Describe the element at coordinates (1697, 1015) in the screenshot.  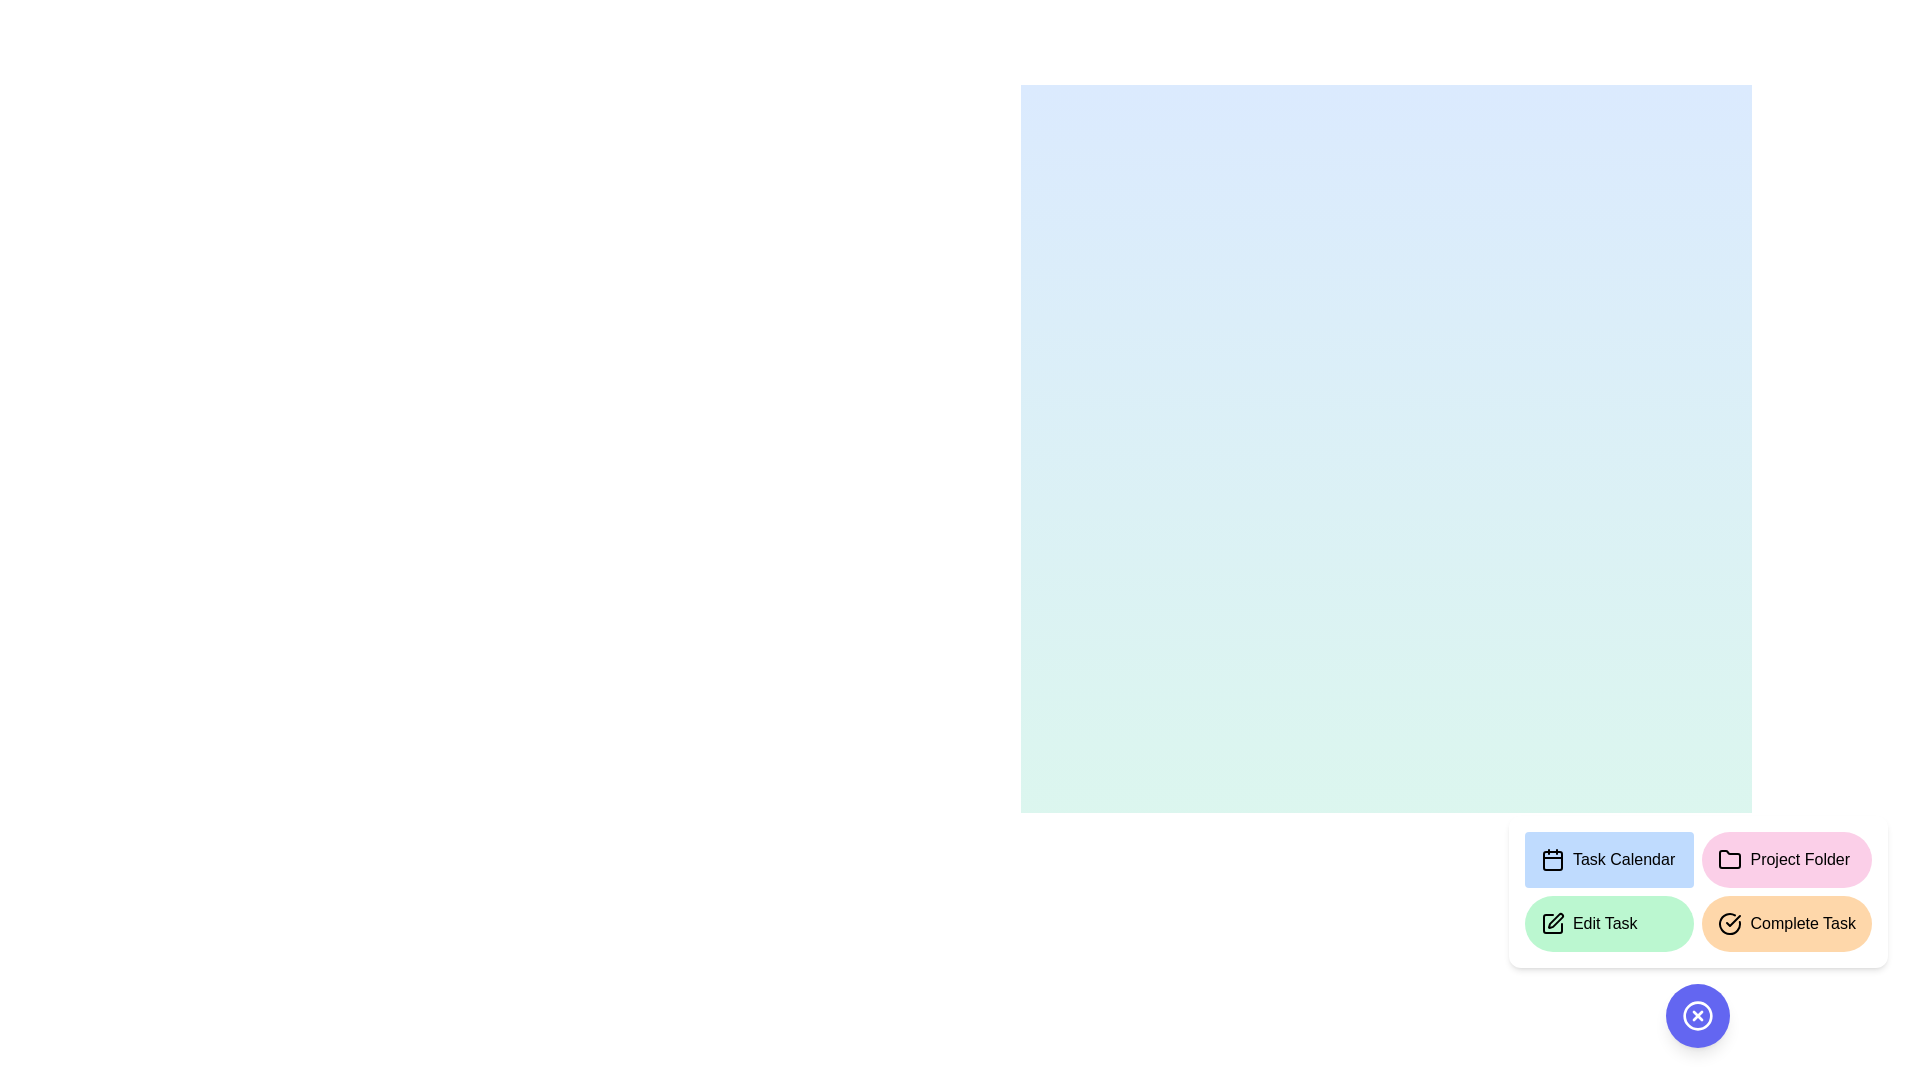
I see `the round blue button with a white 'X' symbol in the center` at that location.